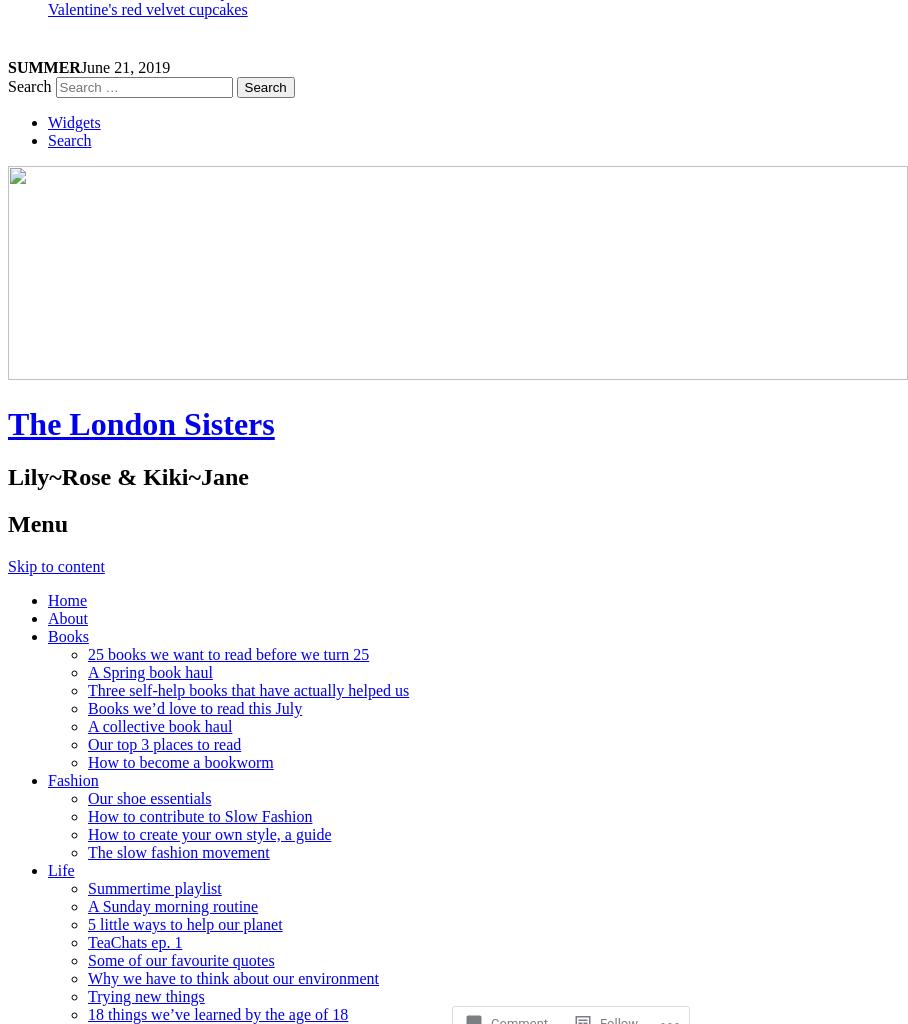 The image size is (908, 1024). What do you see at coordinates (209, 833) in the screenshot?
I see `'How to create your own style, a guide'` at bounding box center [209, 833].